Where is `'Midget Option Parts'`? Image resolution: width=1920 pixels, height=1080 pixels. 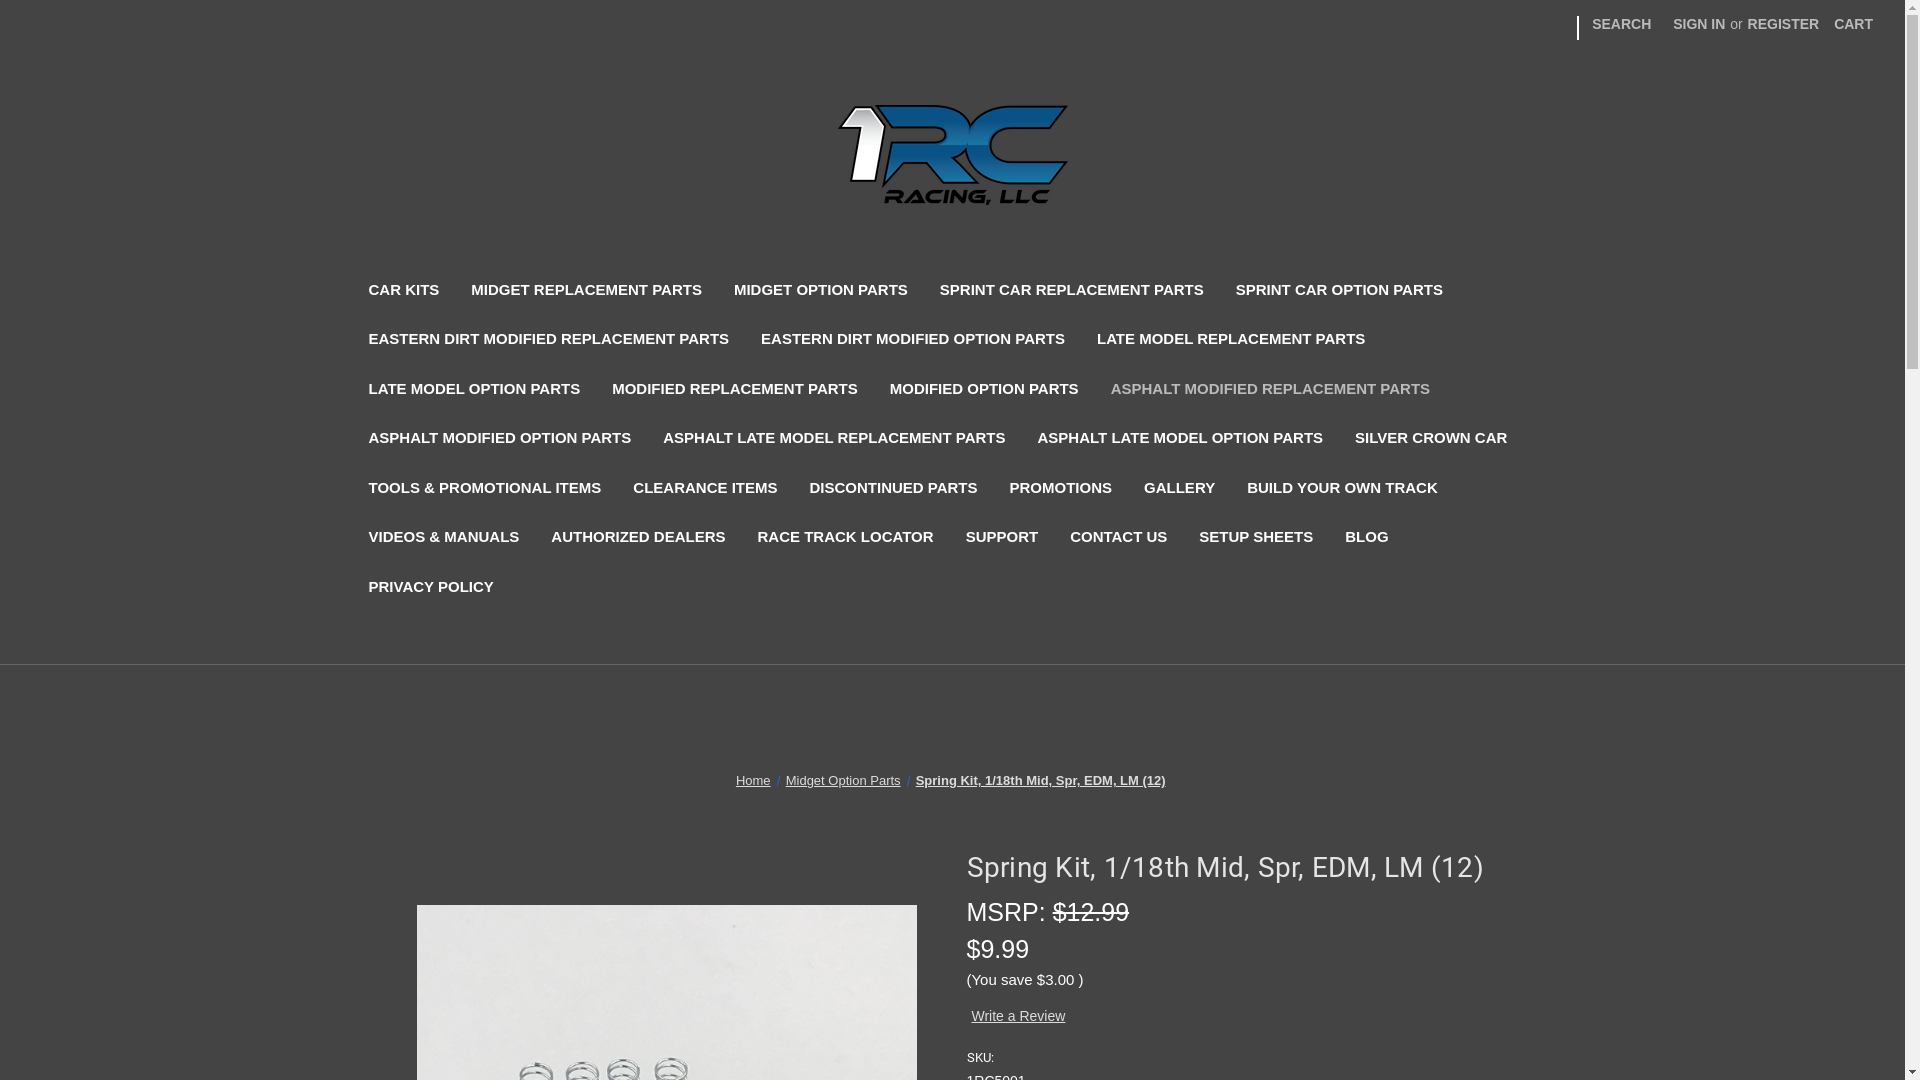 'Midget Option Parts' is located at coordinates (843, 779).